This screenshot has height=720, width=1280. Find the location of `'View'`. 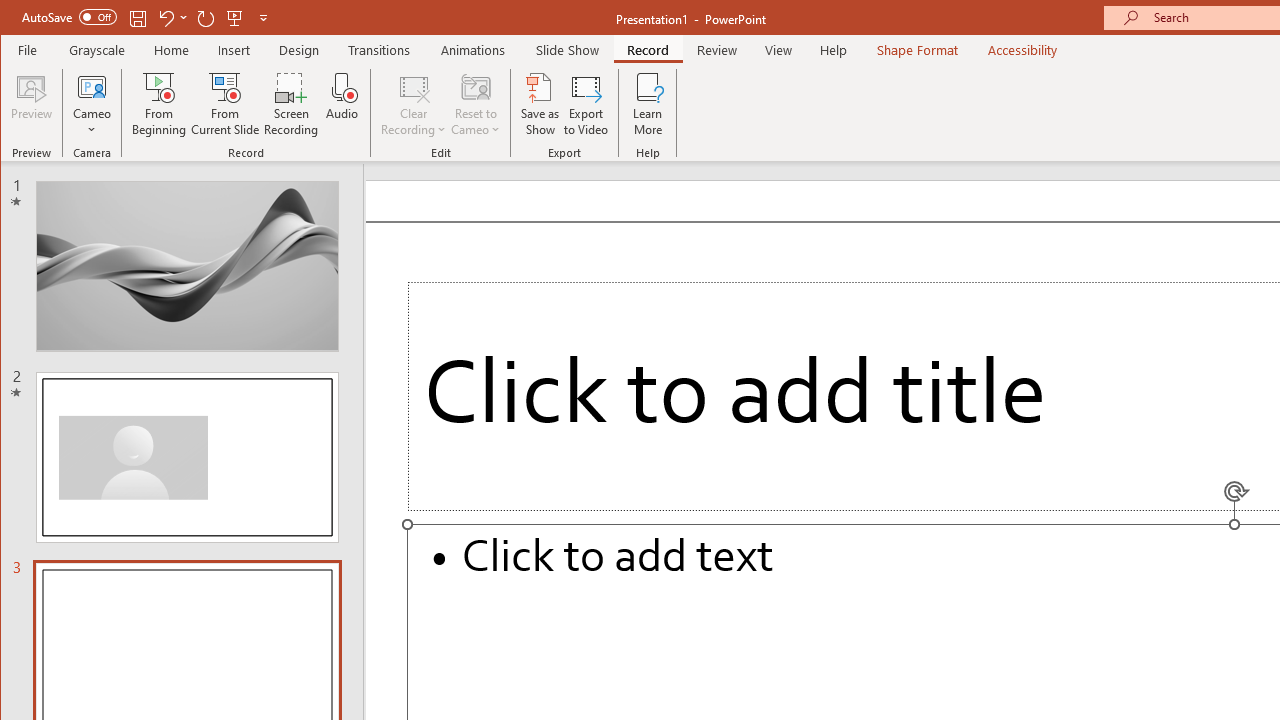

'View' is located at coordinates (778, 49).